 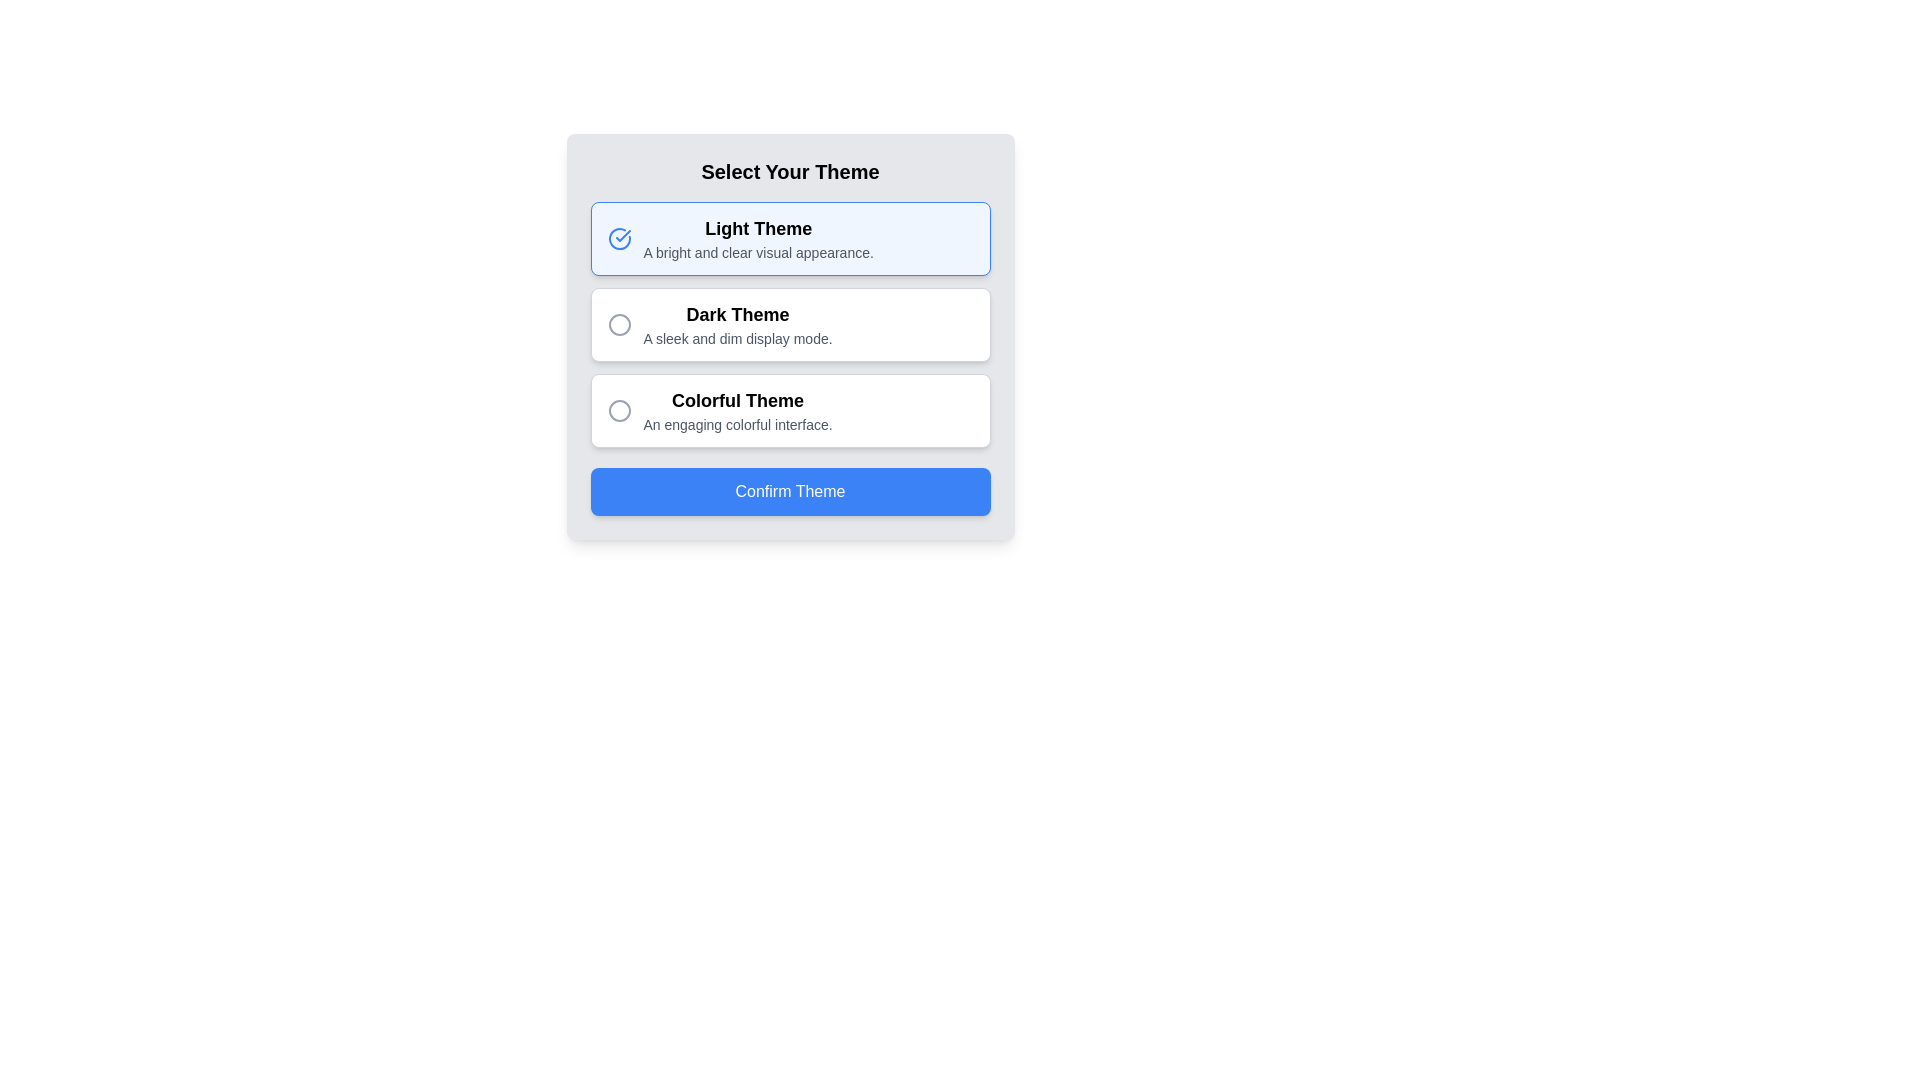 What do you see at coordinates (737, 401) in the screenshot?
I see `the Text Label for the 'Colorful Theme' option, which is positioned above the description text and below the 'Dark Theme' option in the theme selection interface` at bounding box center [737, 401].